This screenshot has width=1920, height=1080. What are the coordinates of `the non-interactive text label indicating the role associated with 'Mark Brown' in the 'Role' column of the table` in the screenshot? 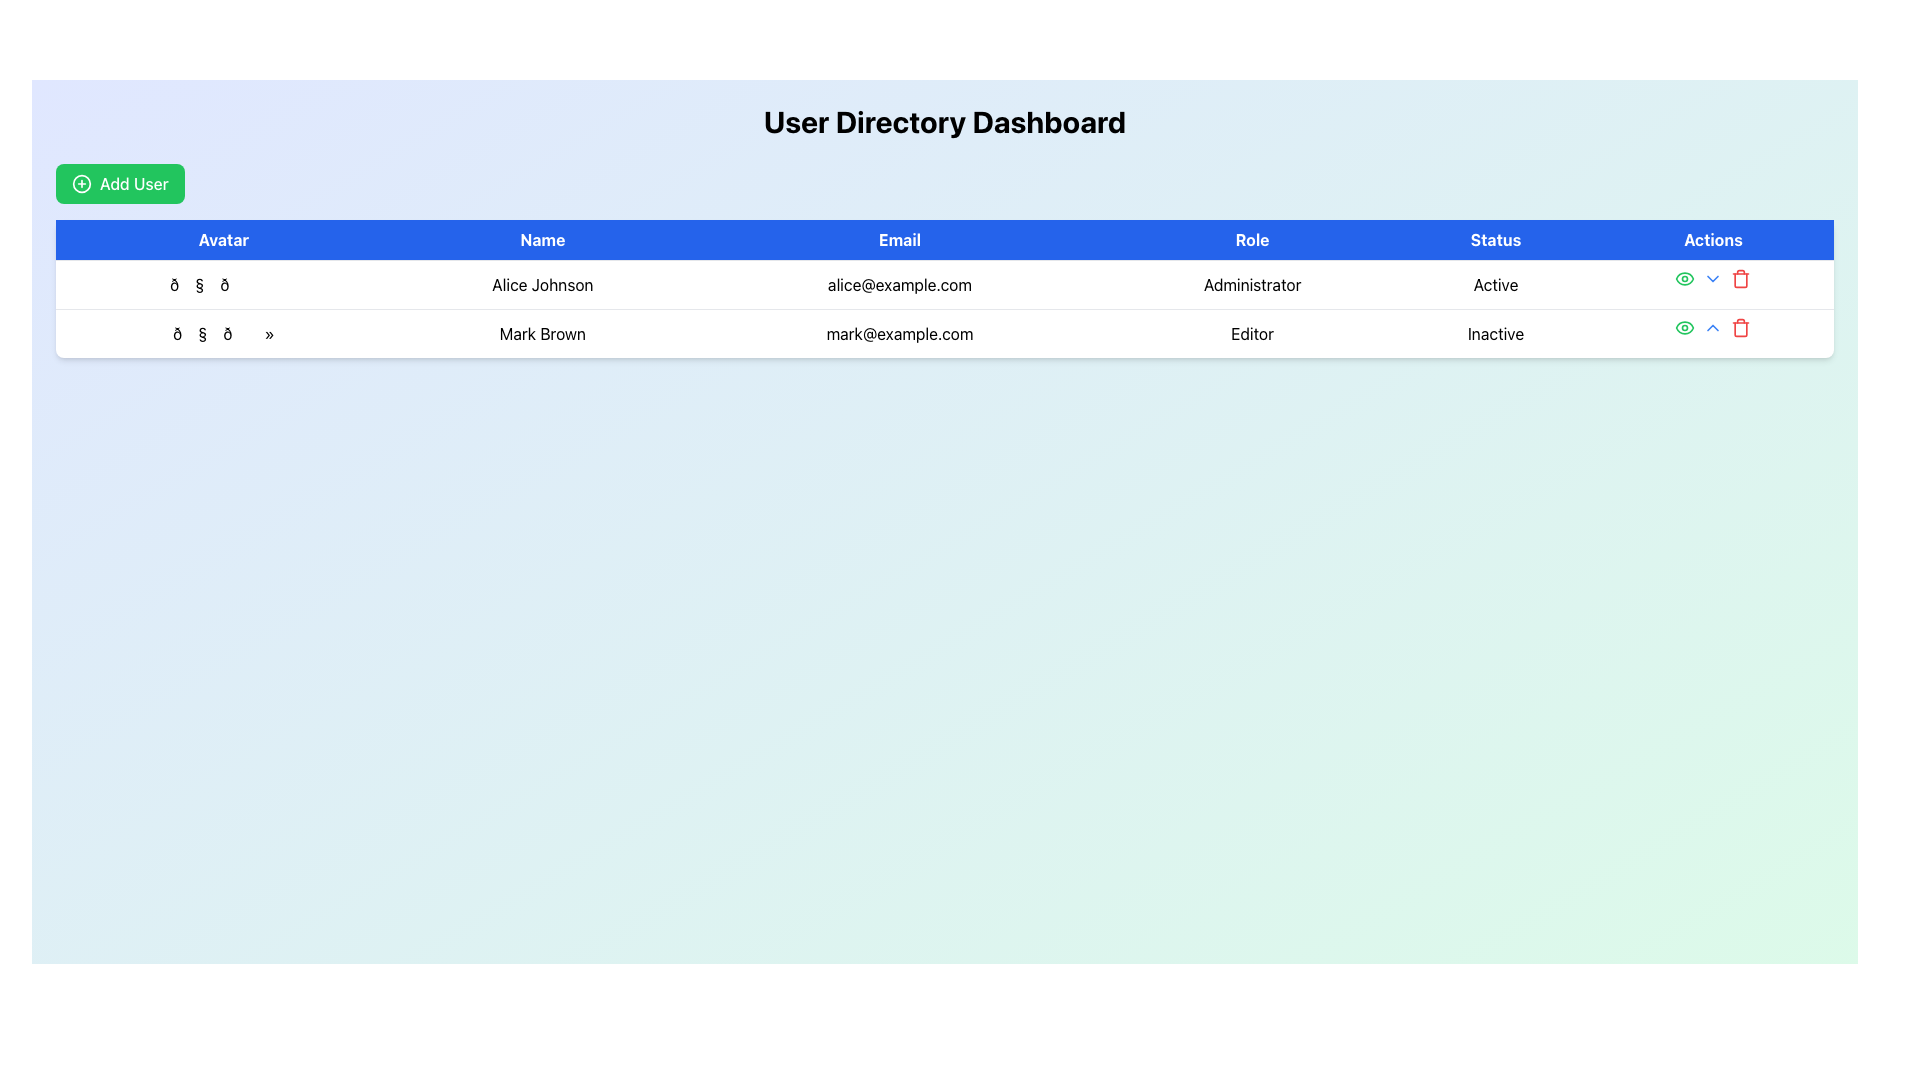 It's located at (1251, 332).